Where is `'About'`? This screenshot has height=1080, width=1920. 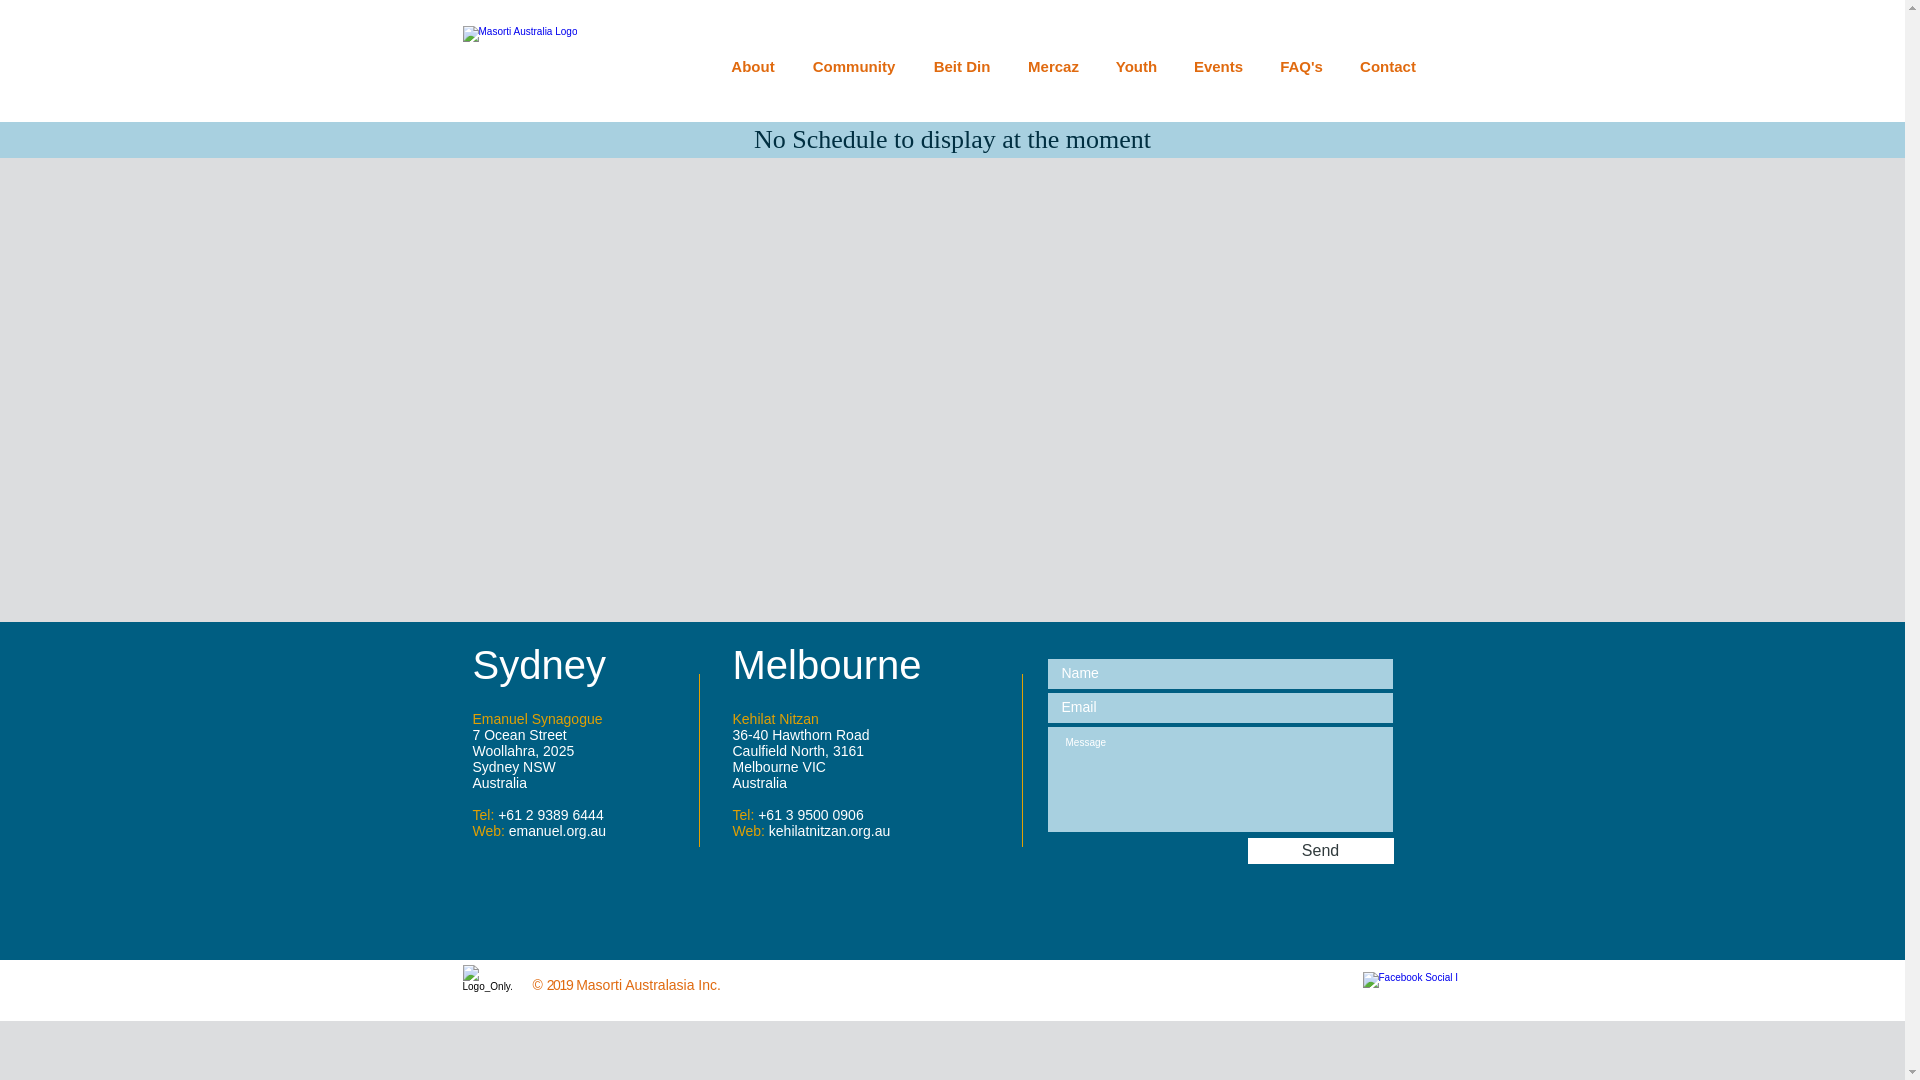
'About' is located at coordinates (751, 65).